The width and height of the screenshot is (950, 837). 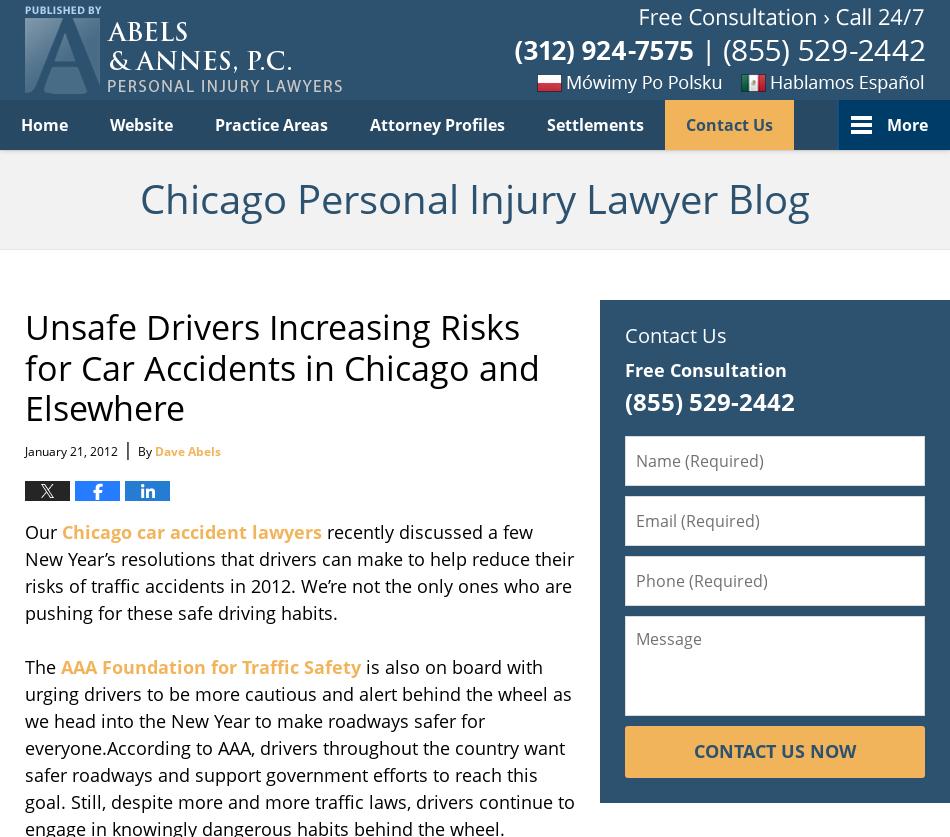 I want to click on 'AAA Foundation for Traffic Safety', so click(x=210, y=666).